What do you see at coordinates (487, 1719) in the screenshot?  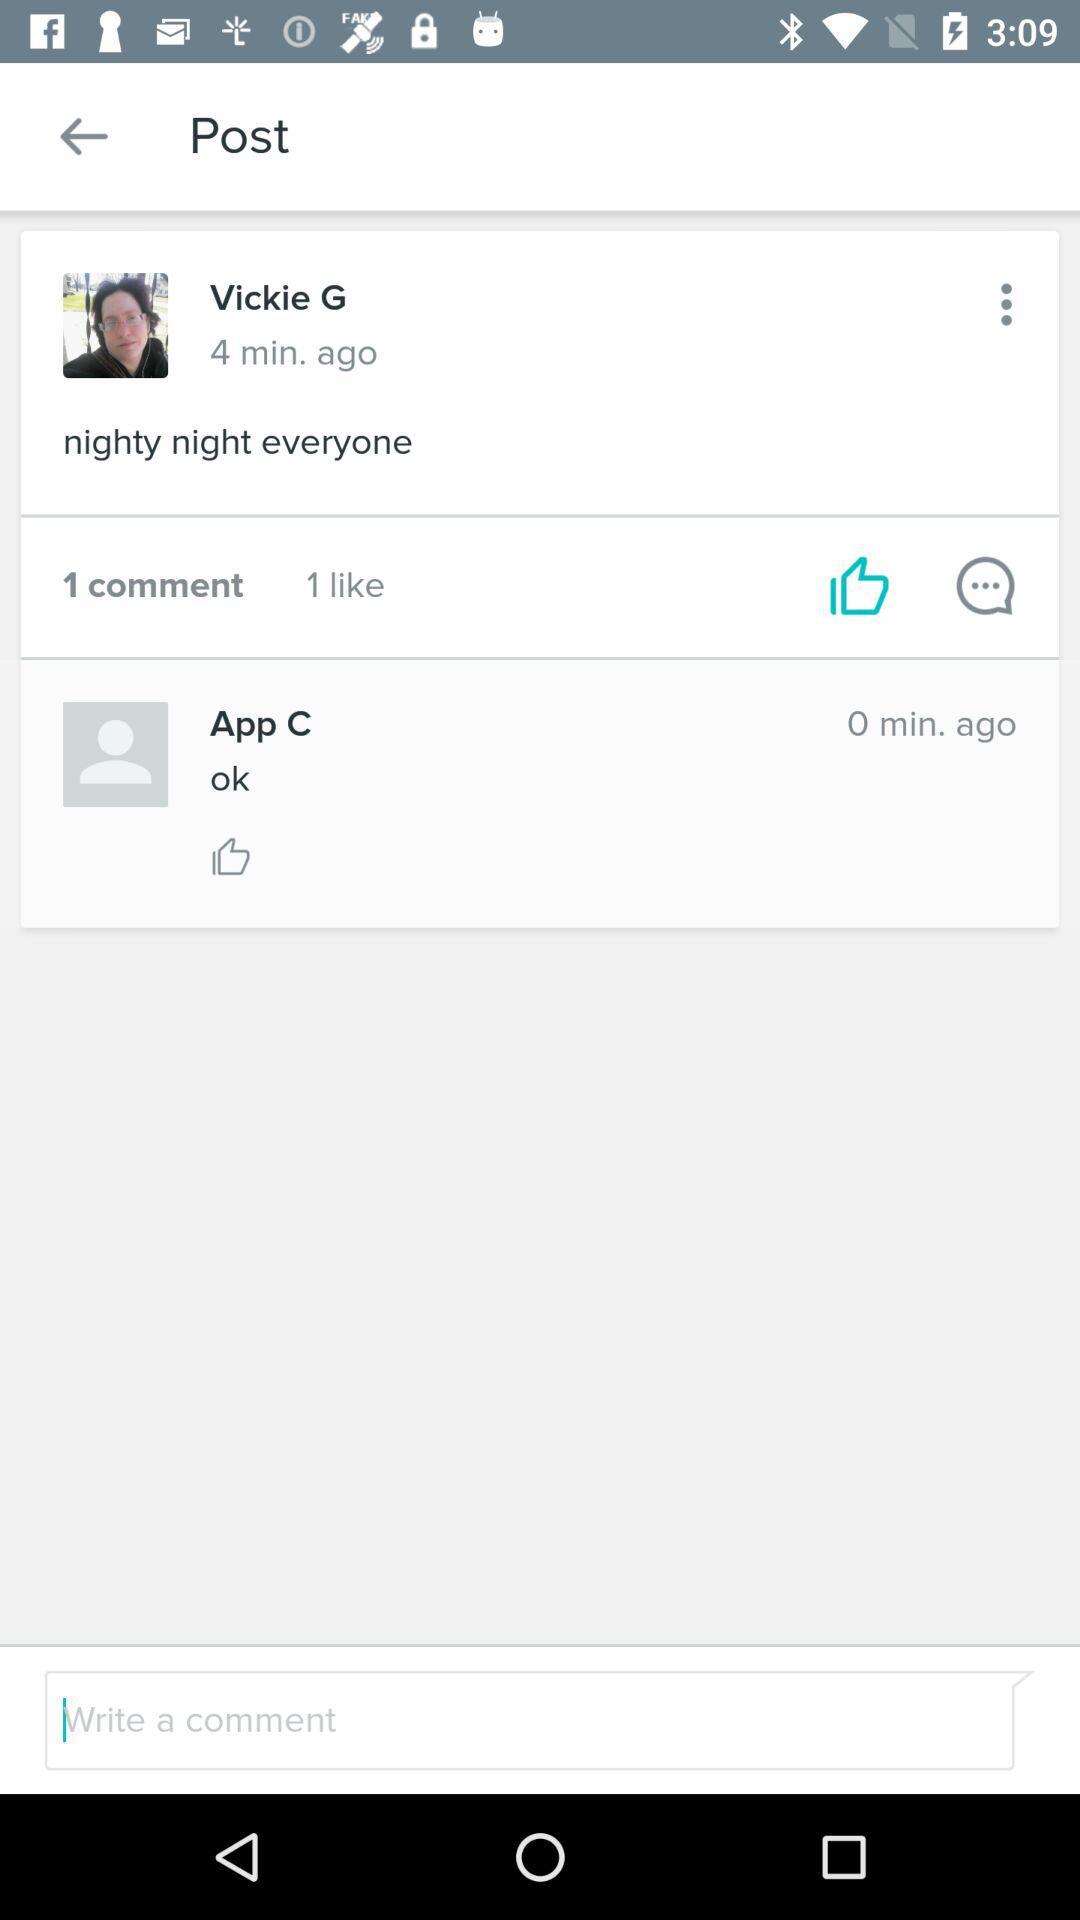 I see `write a comment` at bounding box center [487, 1719].